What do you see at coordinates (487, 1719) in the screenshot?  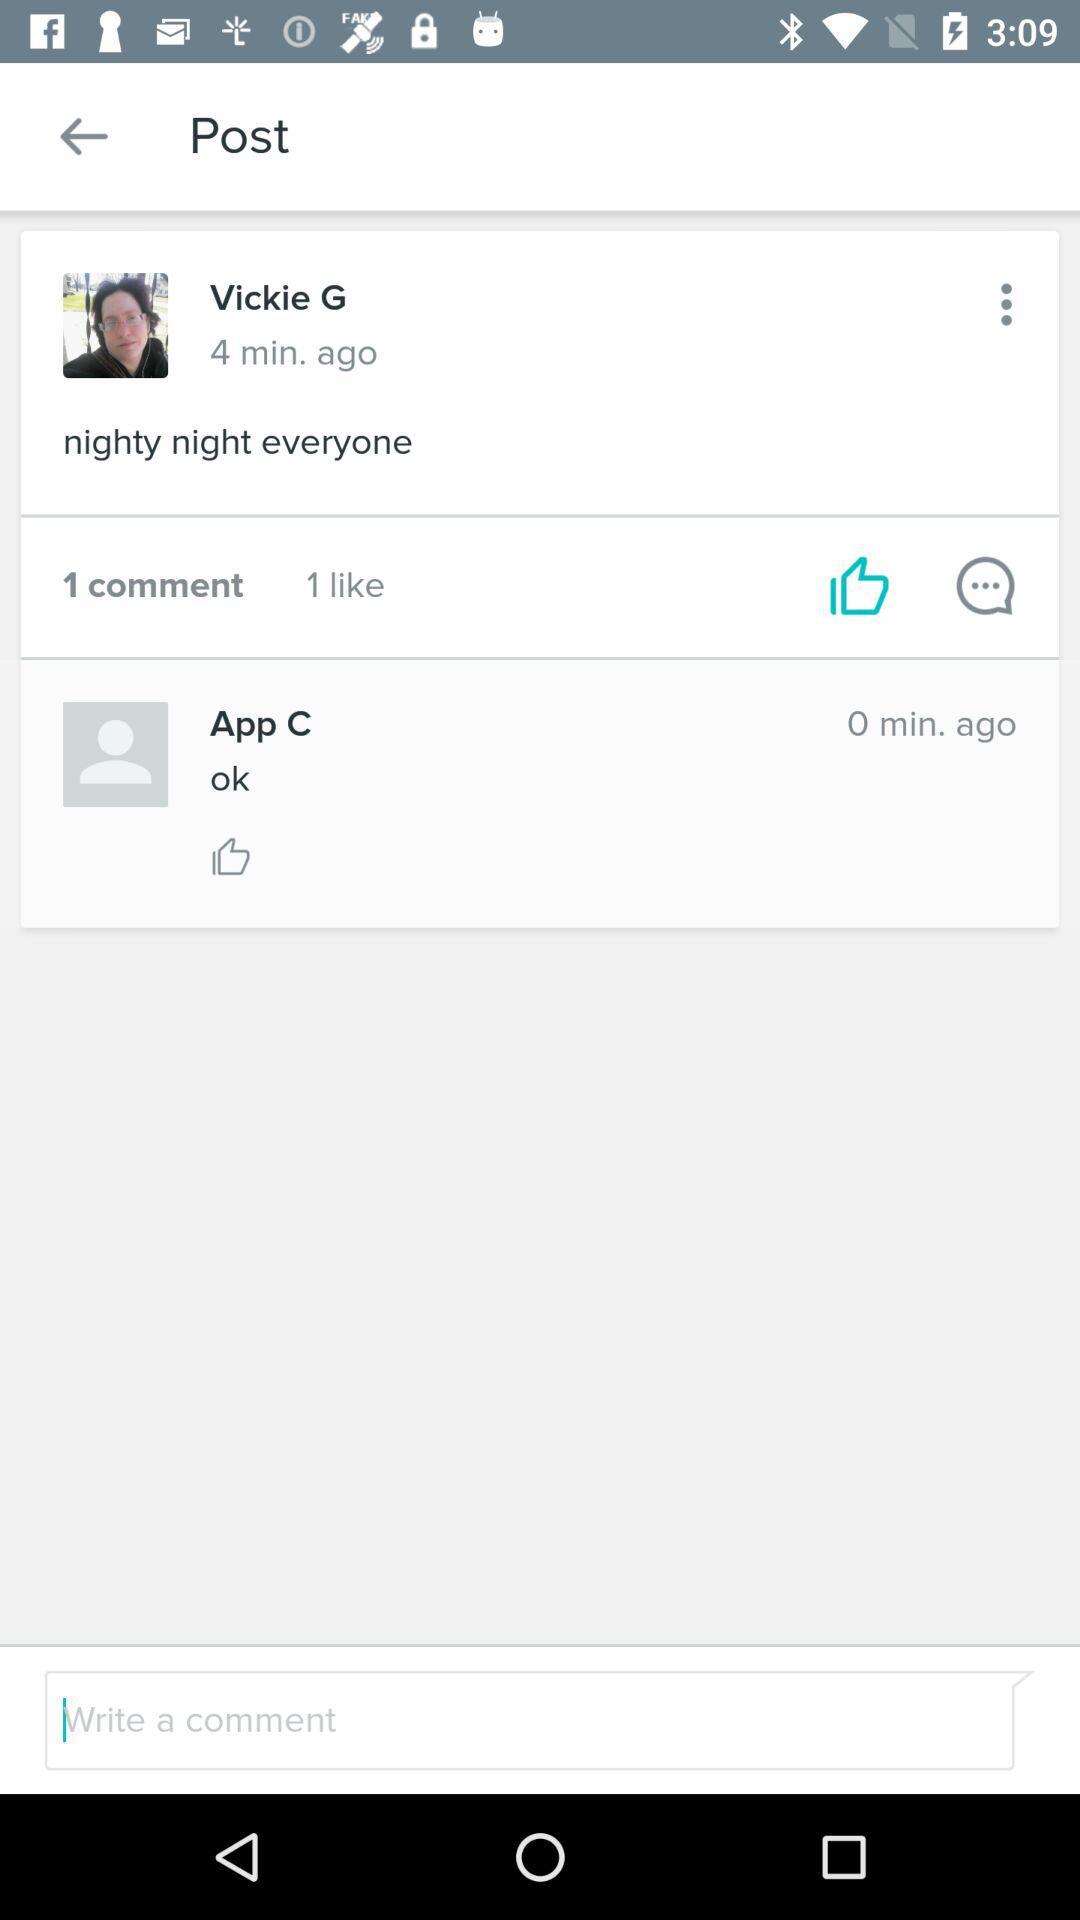 I see `write a comment` at bounding box center [487, 1719].